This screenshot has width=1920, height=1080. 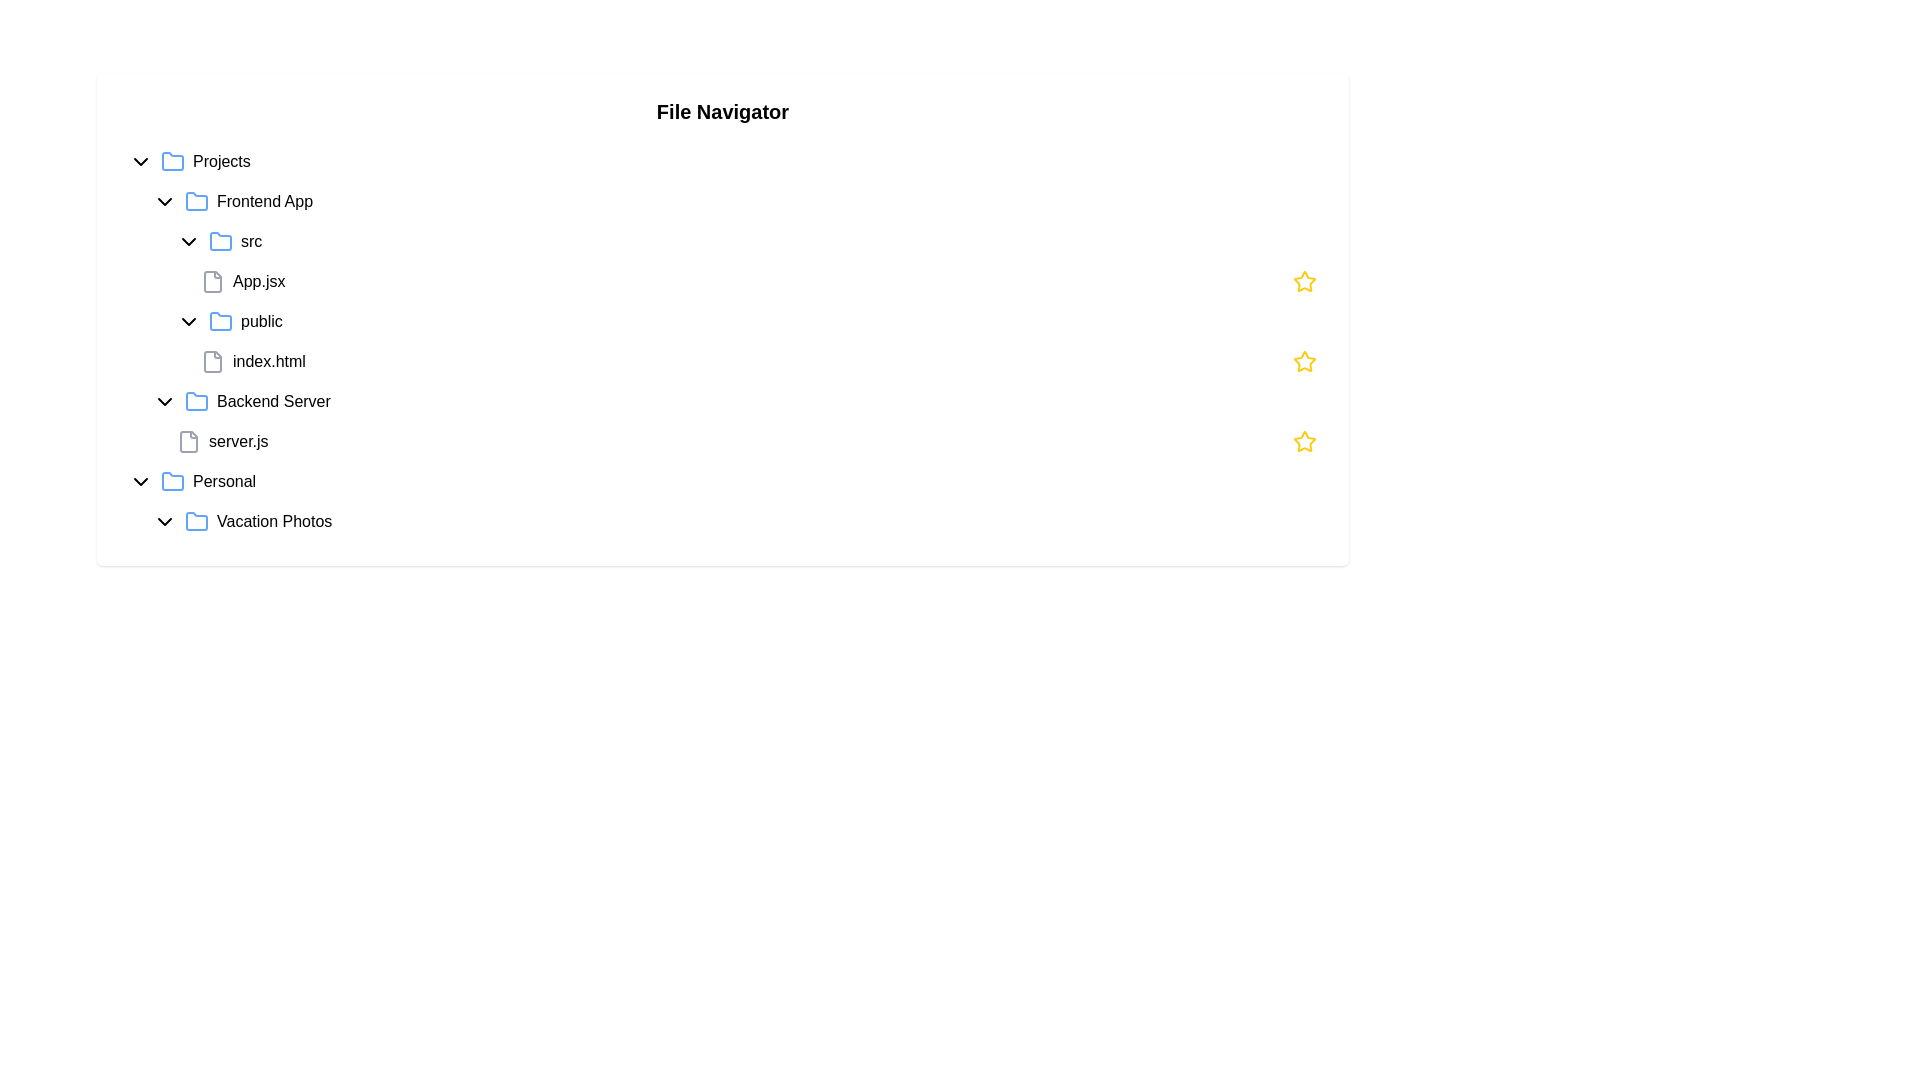 What do you see at coordinates (139, 482) in the screenshot?
I see `the UI indicator button for the 'Personal' section to potentially see visual feedback` at bounding box center [139, 482].